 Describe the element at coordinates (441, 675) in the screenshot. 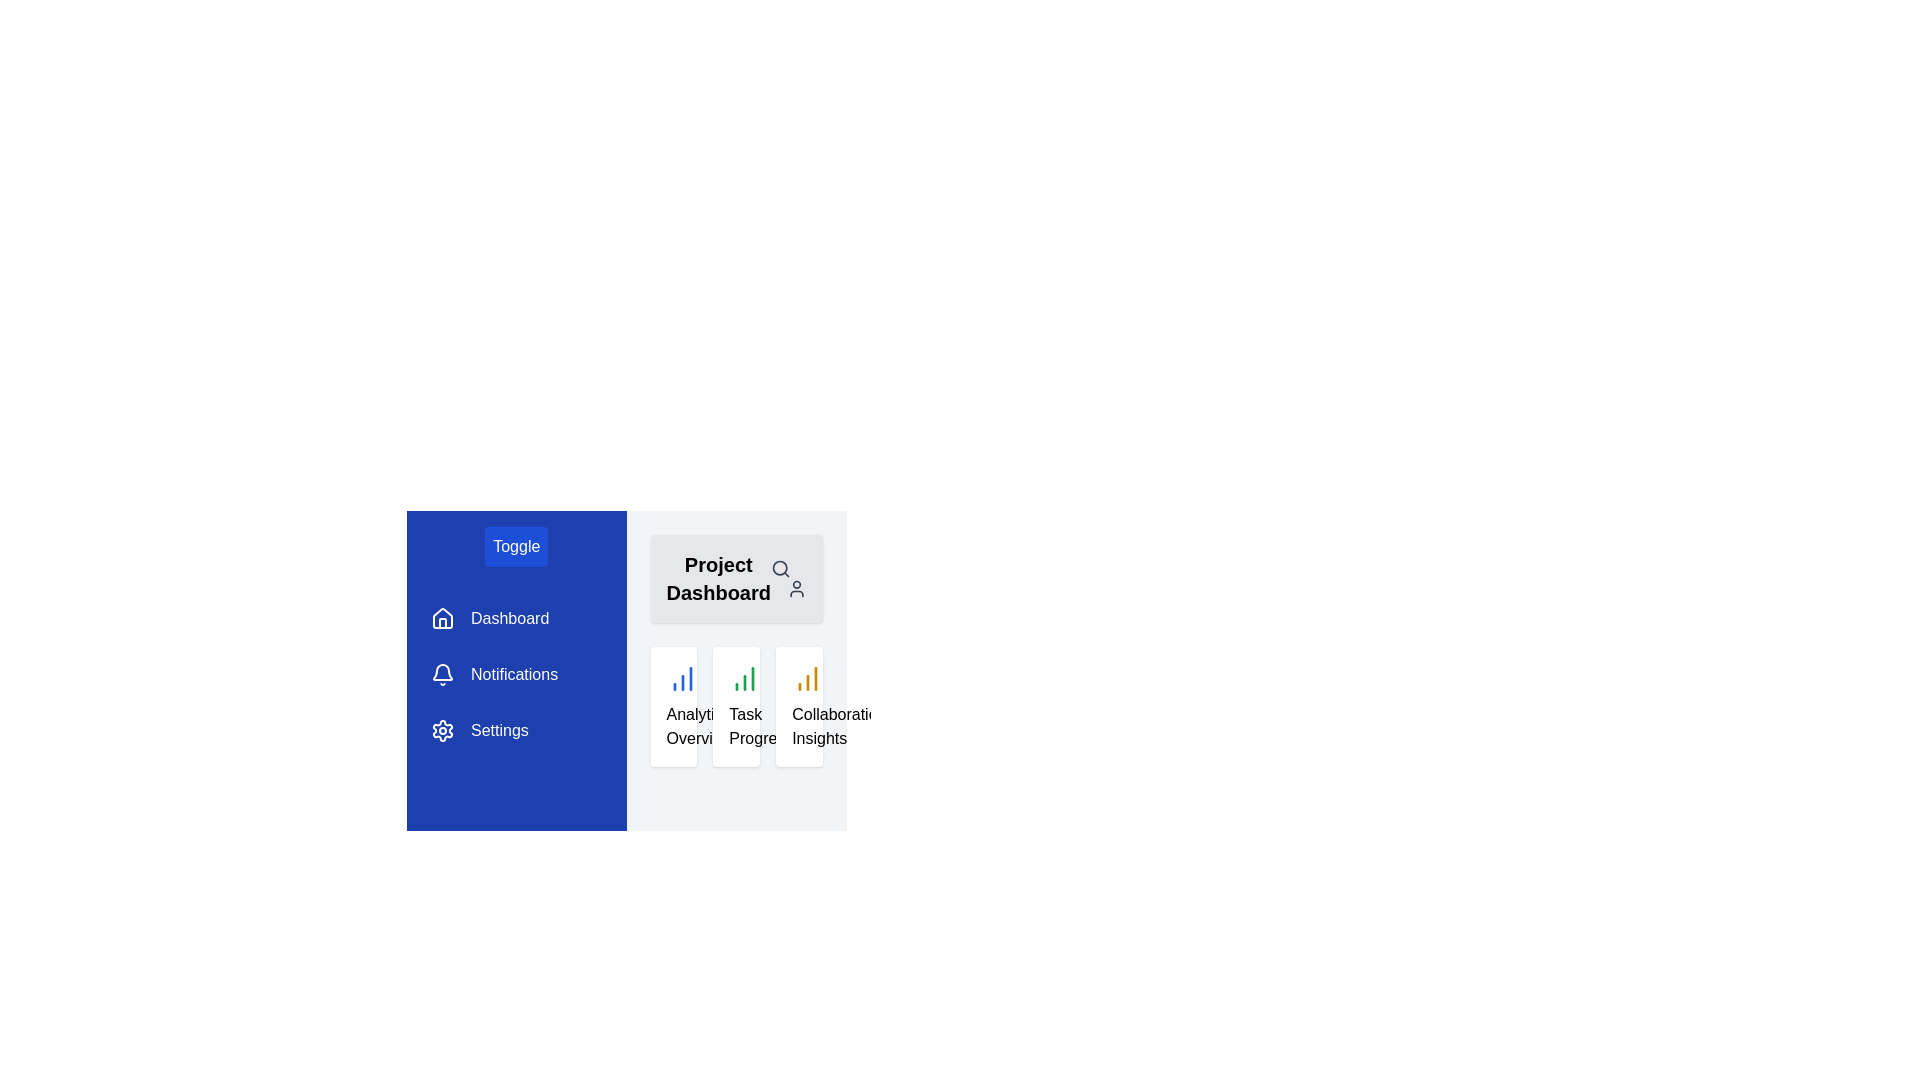

I see `the bell icon outlined in white with a blue background, located to the left of the 'Notifications' text in the vertical menu bar` at that location.